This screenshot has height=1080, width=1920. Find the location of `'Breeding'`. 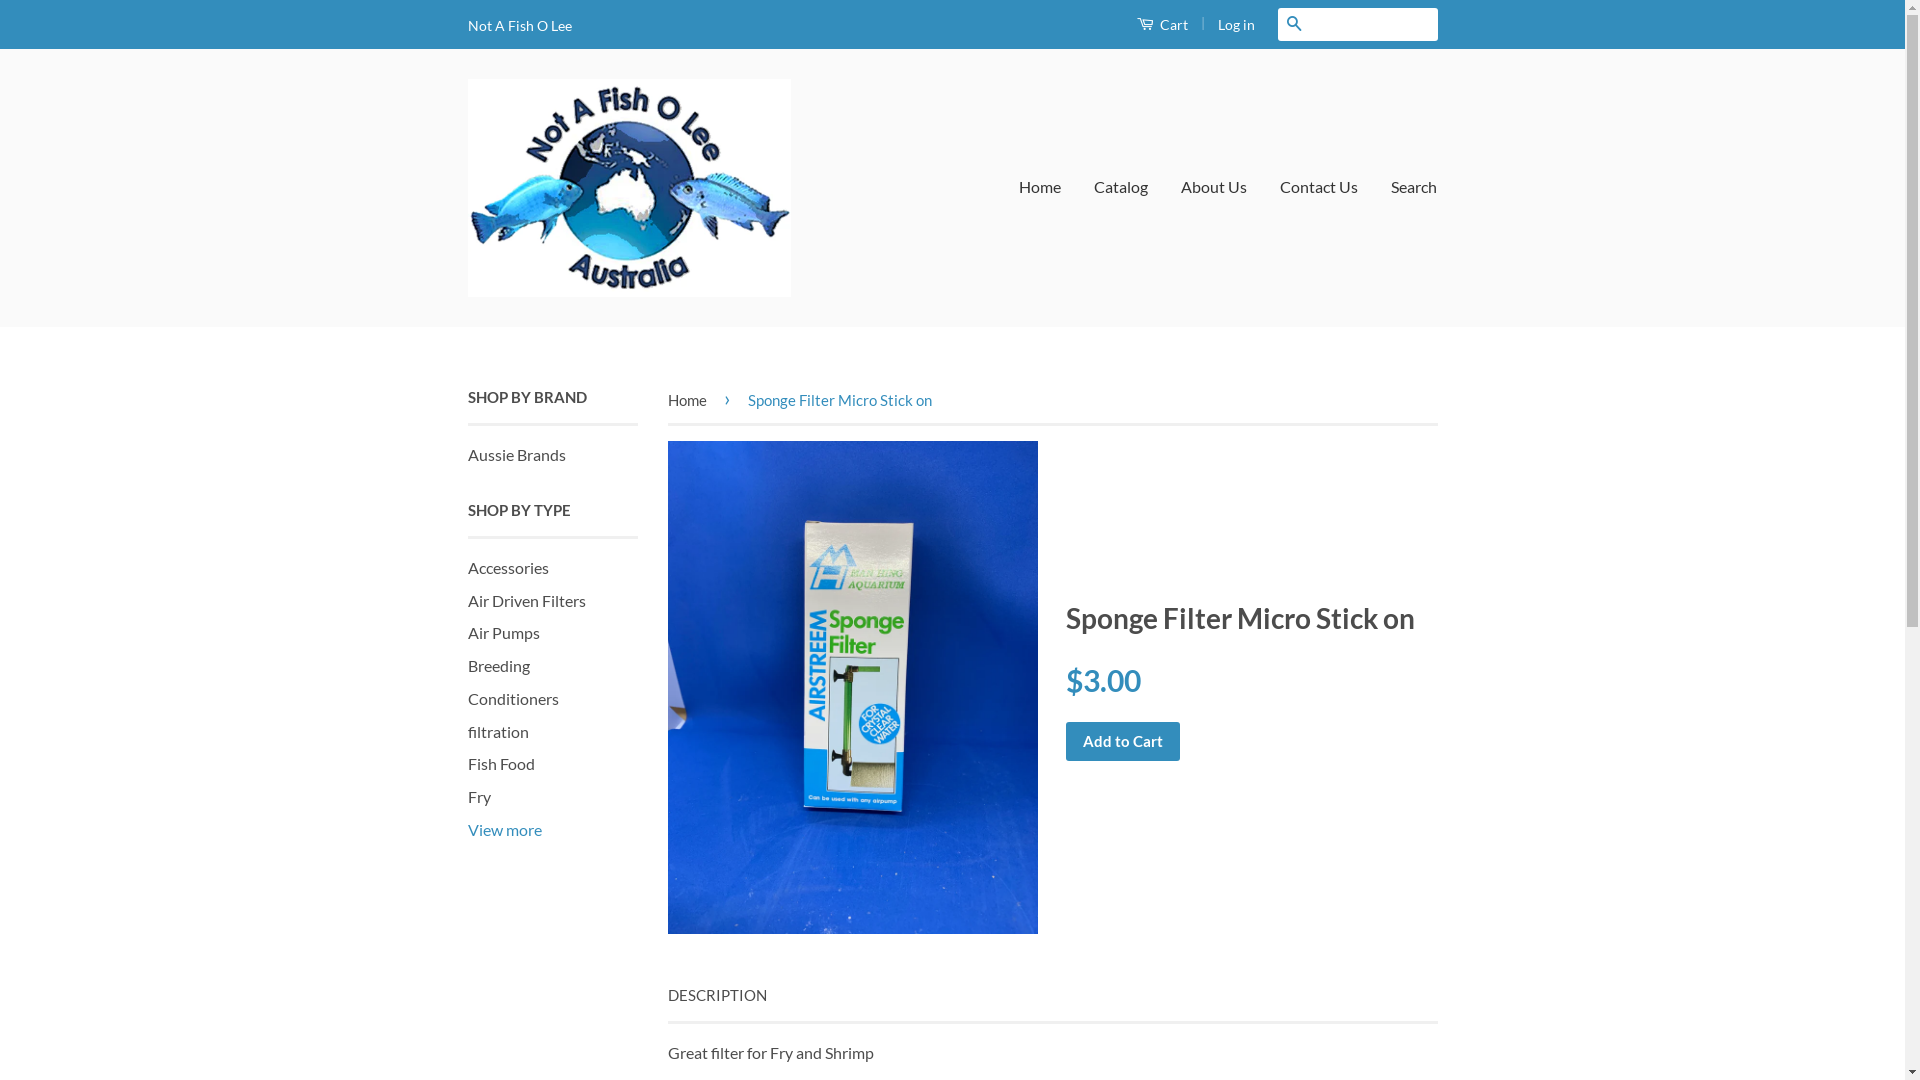

'Breeding' is located at coordinates (466, 665).